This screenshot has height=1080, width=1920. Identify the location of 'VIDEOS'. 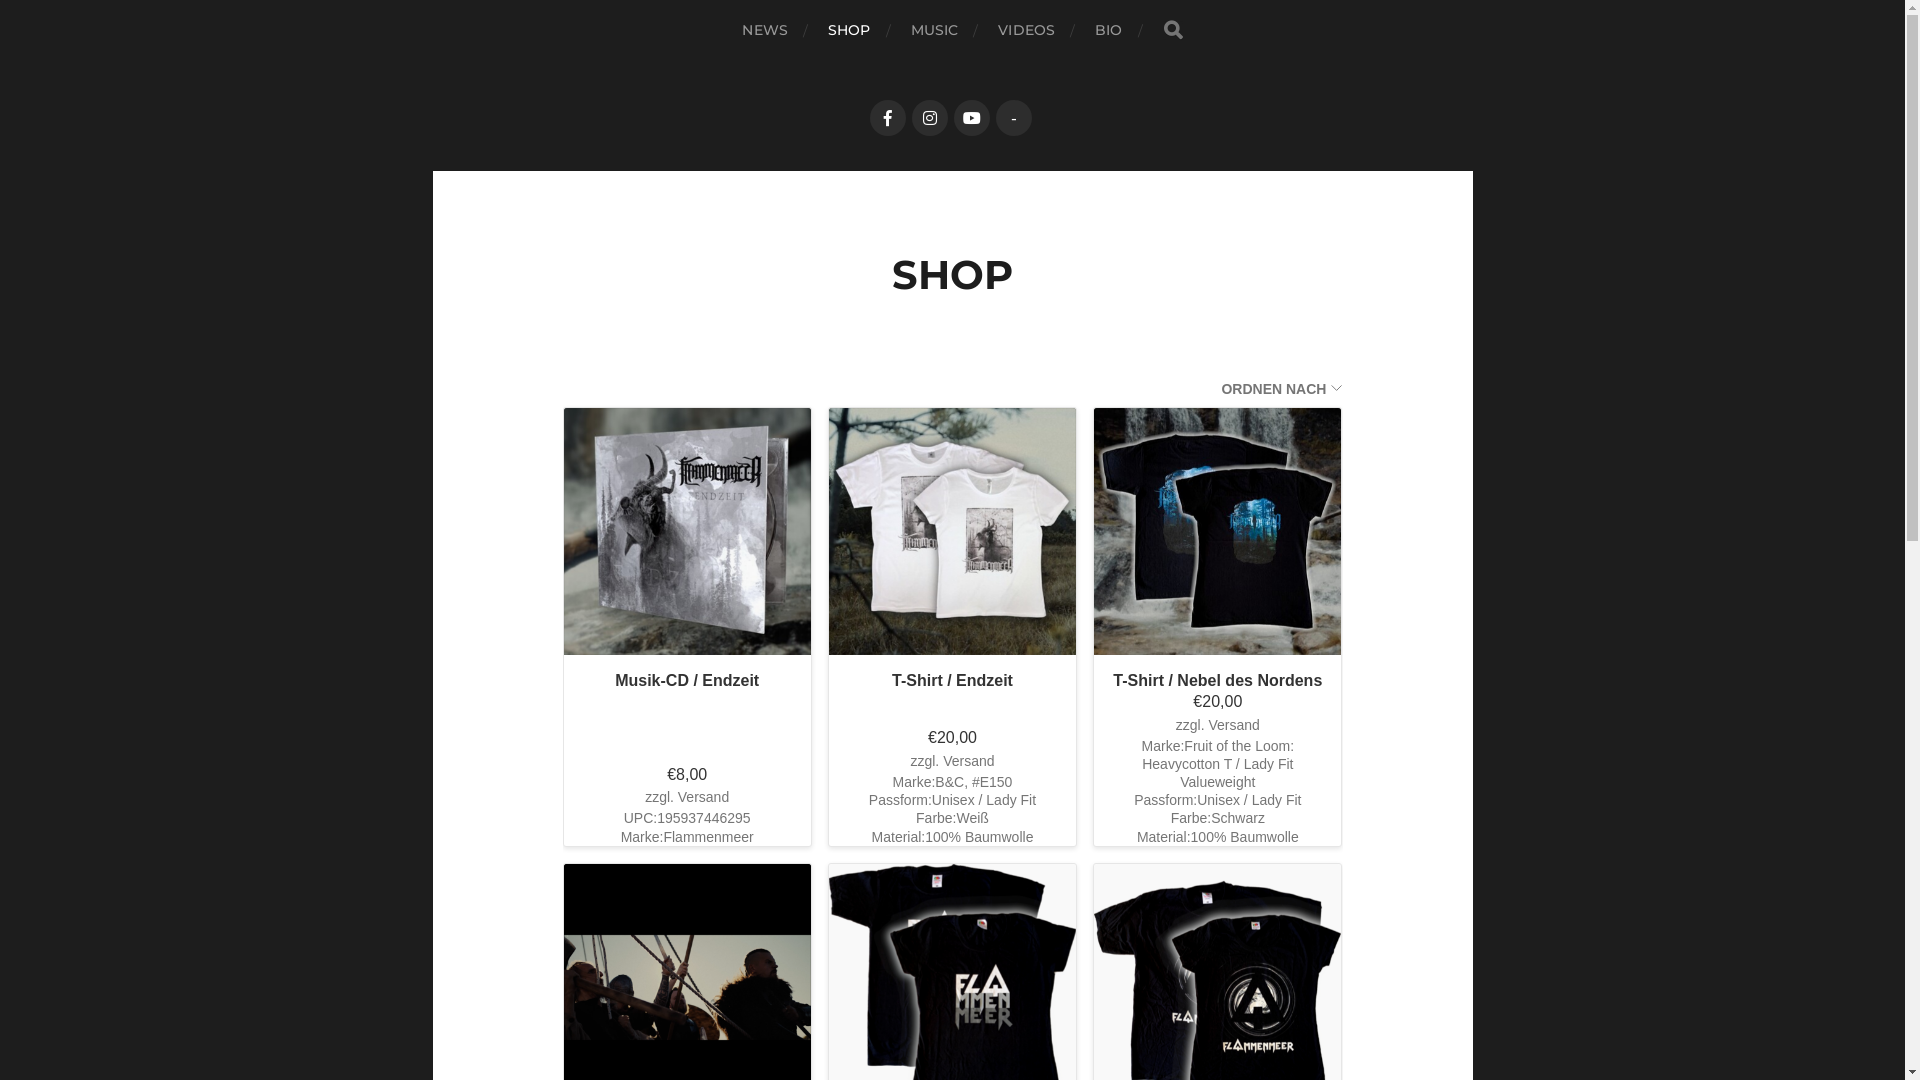
(1026, 30).